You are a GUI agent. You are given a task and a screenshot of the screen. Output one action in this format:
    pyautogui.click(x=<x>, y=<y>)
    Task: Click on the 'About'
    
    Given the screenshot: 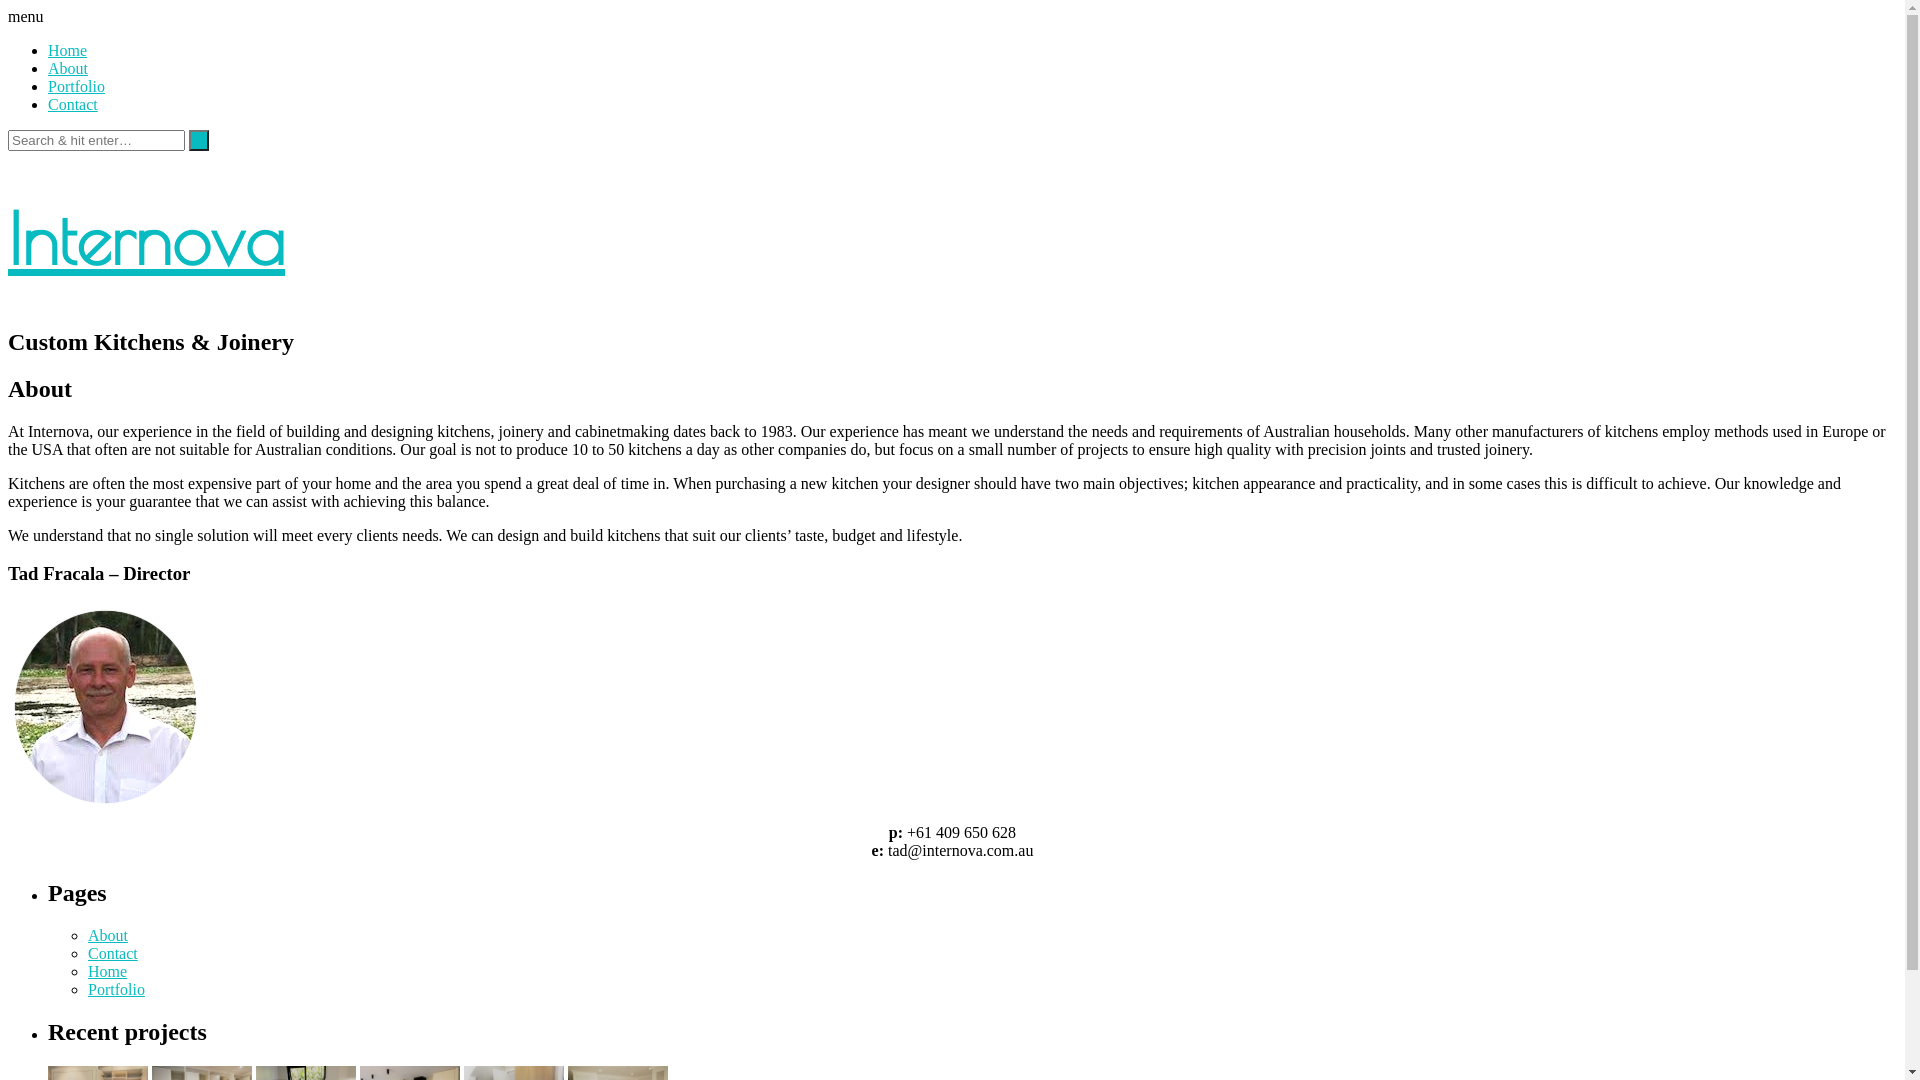 What is the action you would take?
    pyautogui.click(x=48, y=67)
    